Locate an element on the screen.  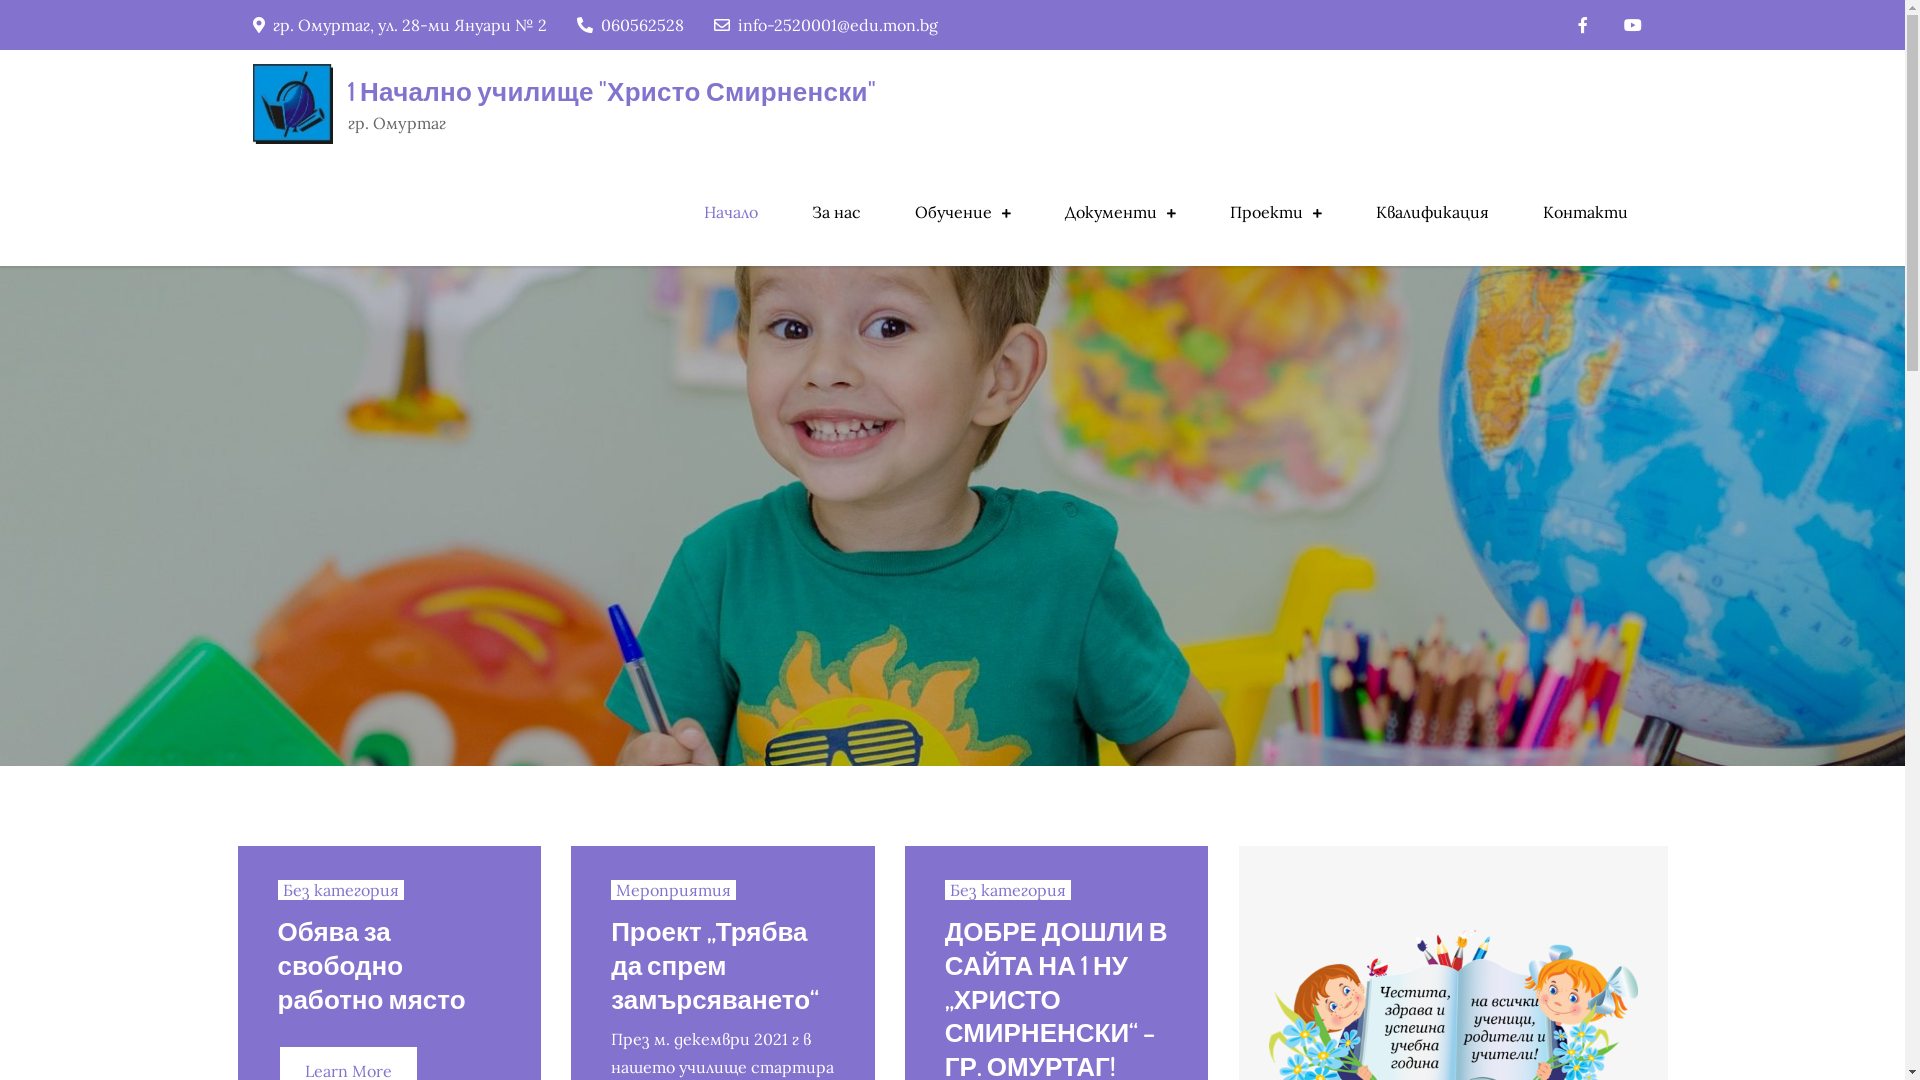
'060562528' is located at coordinates (628, 24).